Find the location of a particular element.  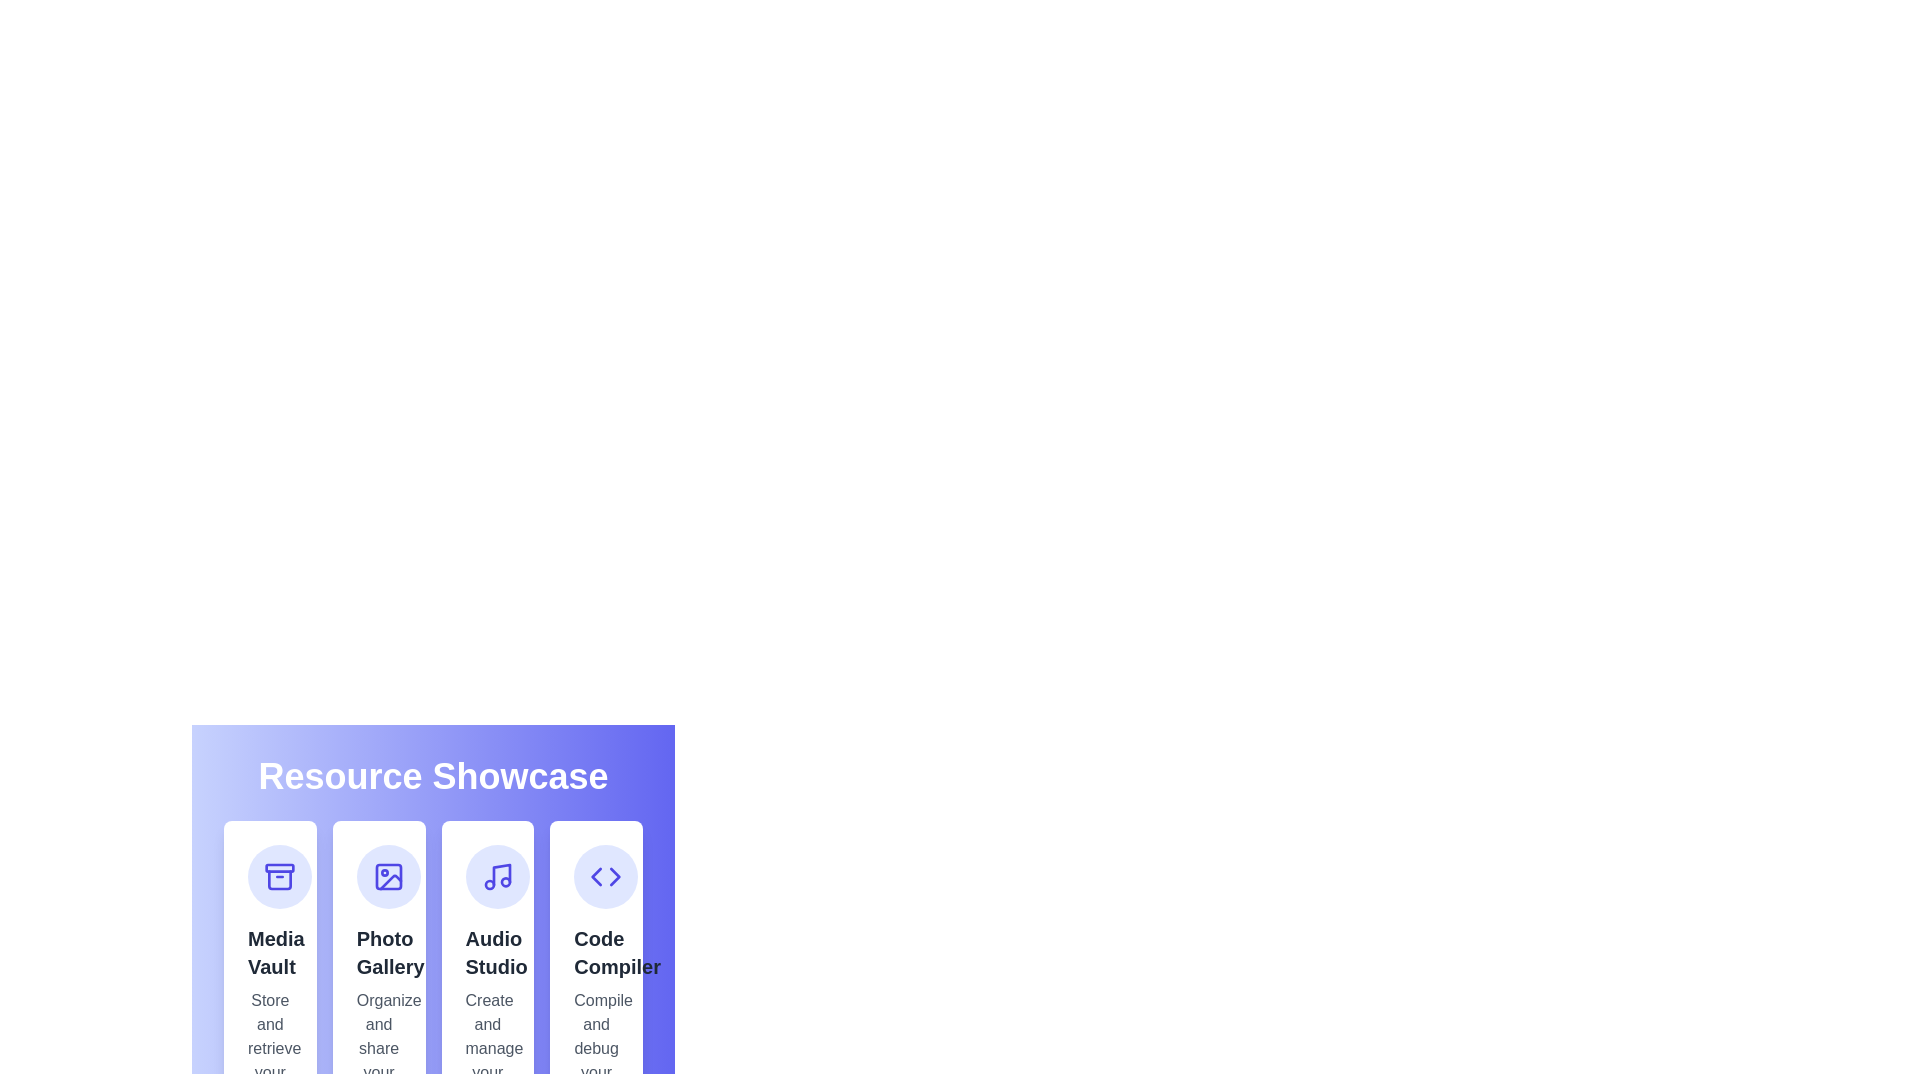

the 'Audio Studio' text label, which is a bold, dark gray title centered within its card layout, situated below a music-themed icon and above a description is located at coordinates (487, 951).